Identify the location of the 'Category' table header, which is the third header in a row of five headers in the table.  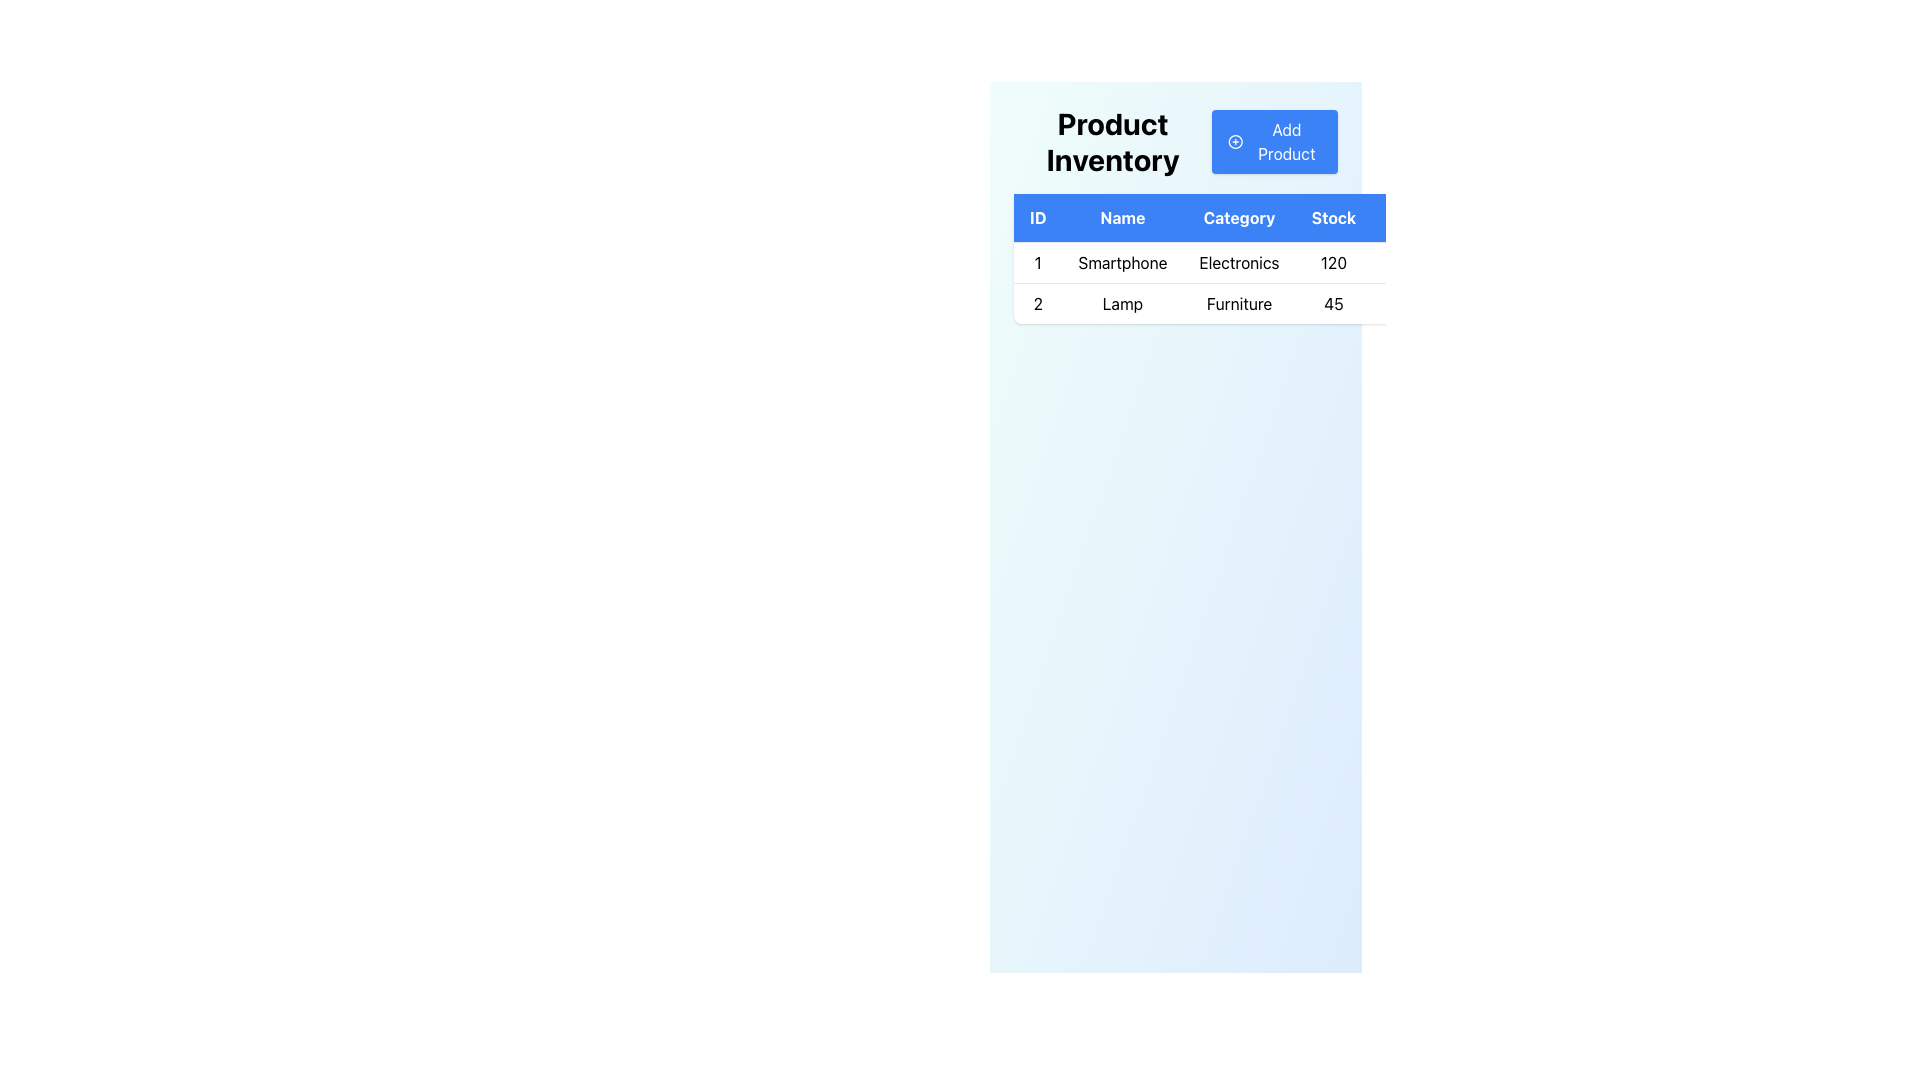
(1238, 218).